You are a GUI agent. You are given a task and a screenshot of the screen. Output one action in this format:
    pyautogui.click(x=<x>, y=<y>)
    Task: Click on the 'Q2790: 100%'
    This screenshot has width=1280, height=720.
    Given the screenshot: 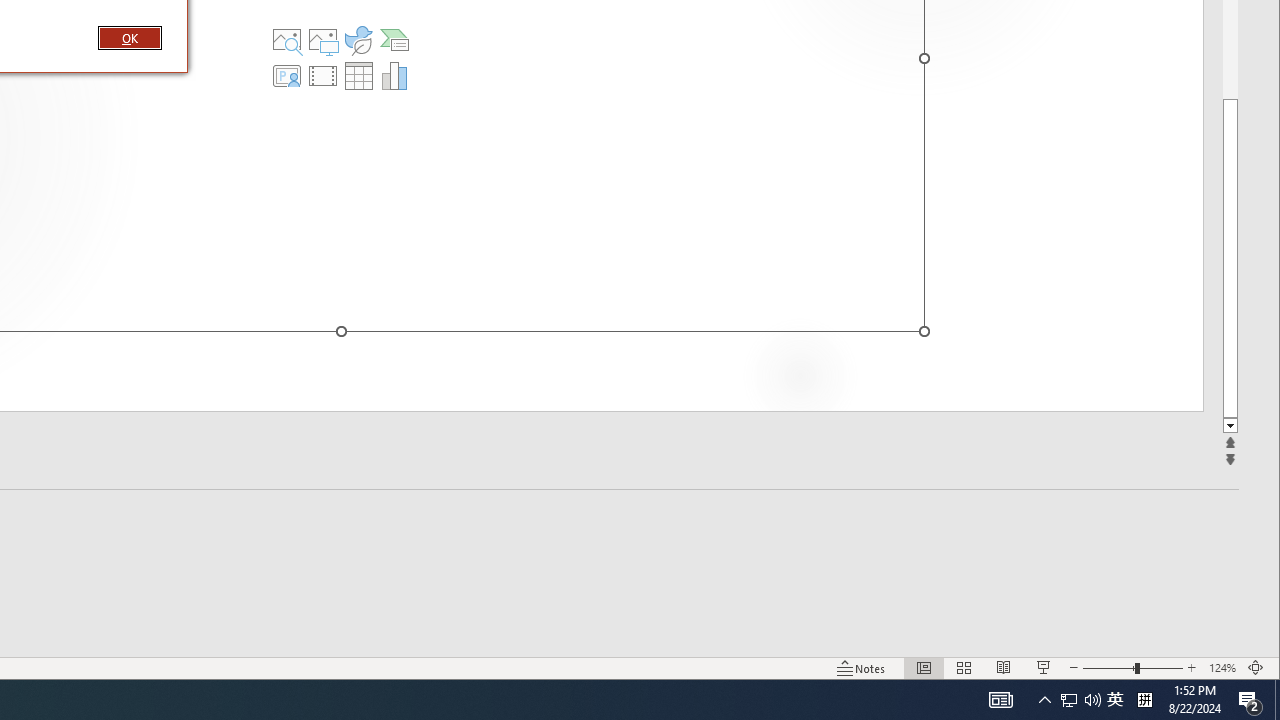 What is the action you would take?
    pyautogui.click(x=1092, y=698)
    